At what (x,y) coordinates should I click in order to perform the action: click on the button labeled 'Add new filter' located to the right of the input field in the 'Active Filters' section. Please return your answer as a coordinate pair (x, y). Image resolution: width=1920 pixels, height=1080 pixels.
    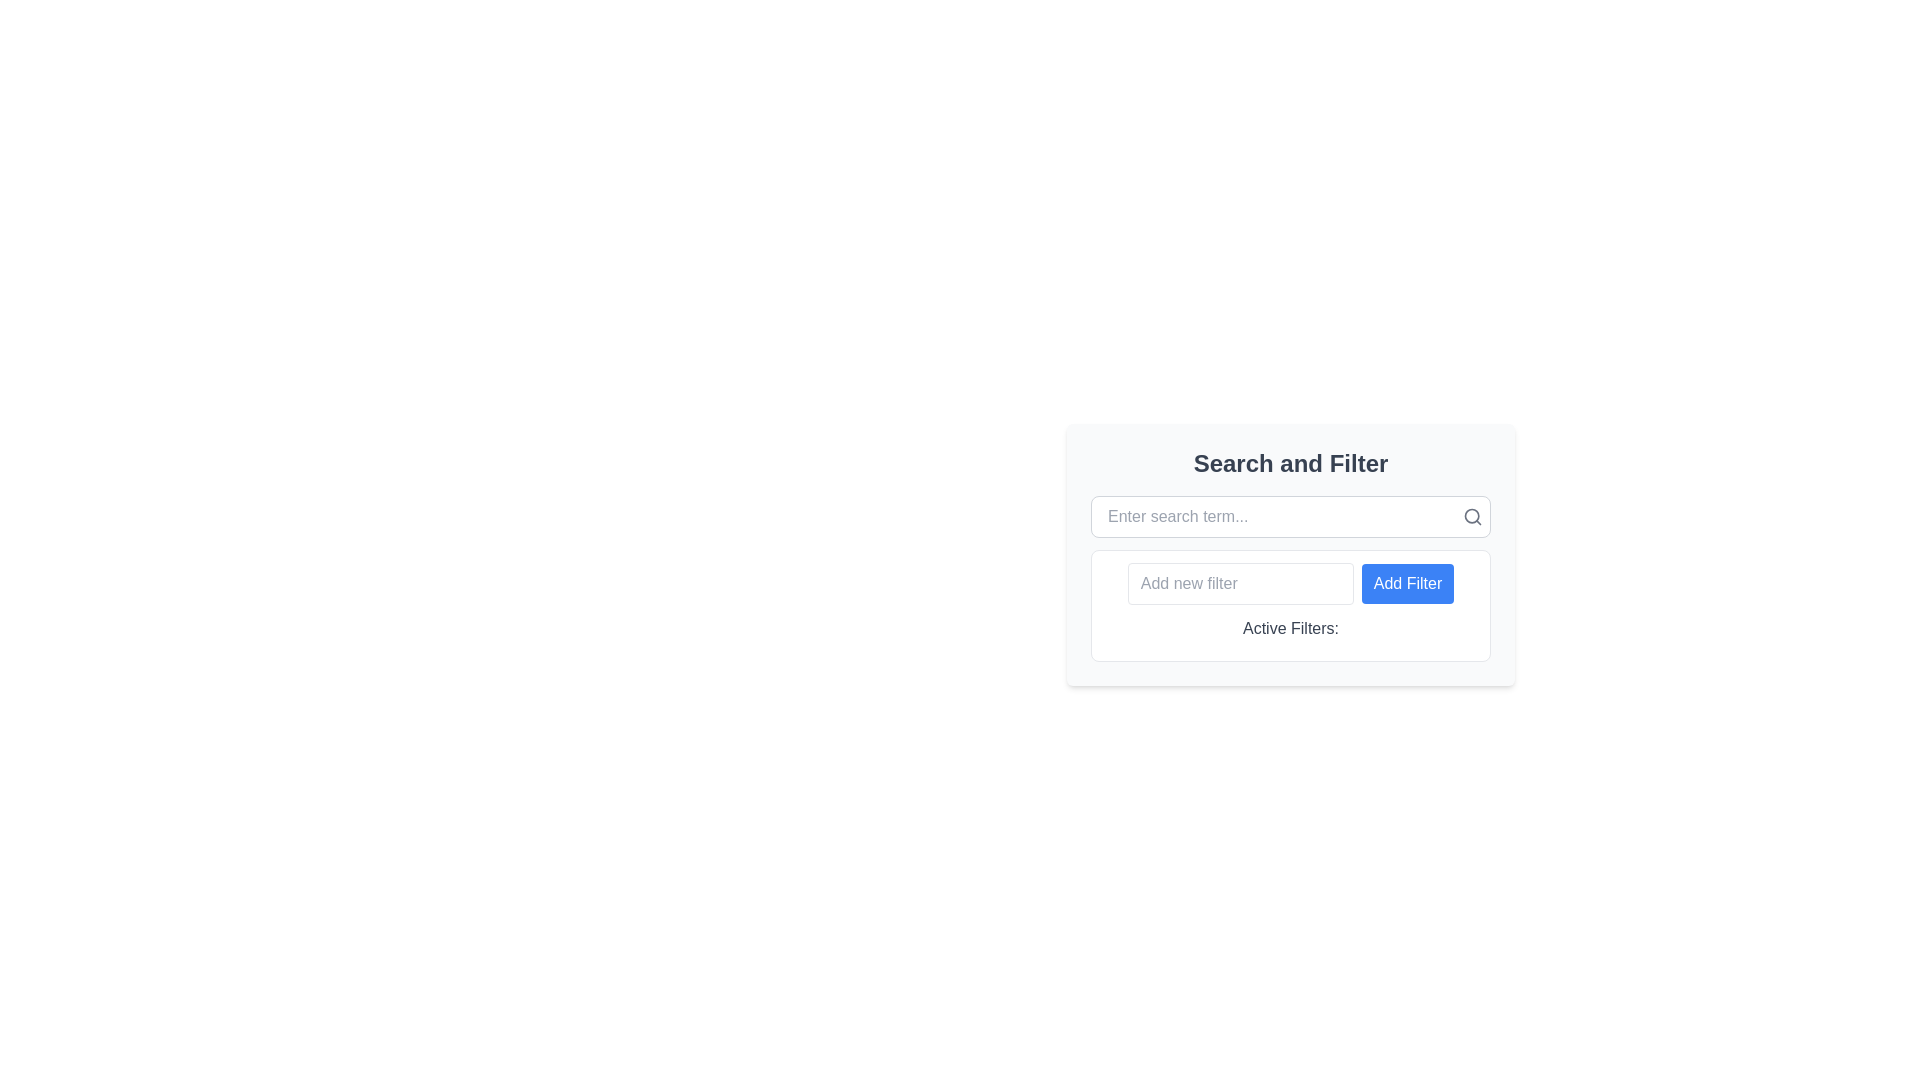
    Looking at the image, I should click on (1406, 583).